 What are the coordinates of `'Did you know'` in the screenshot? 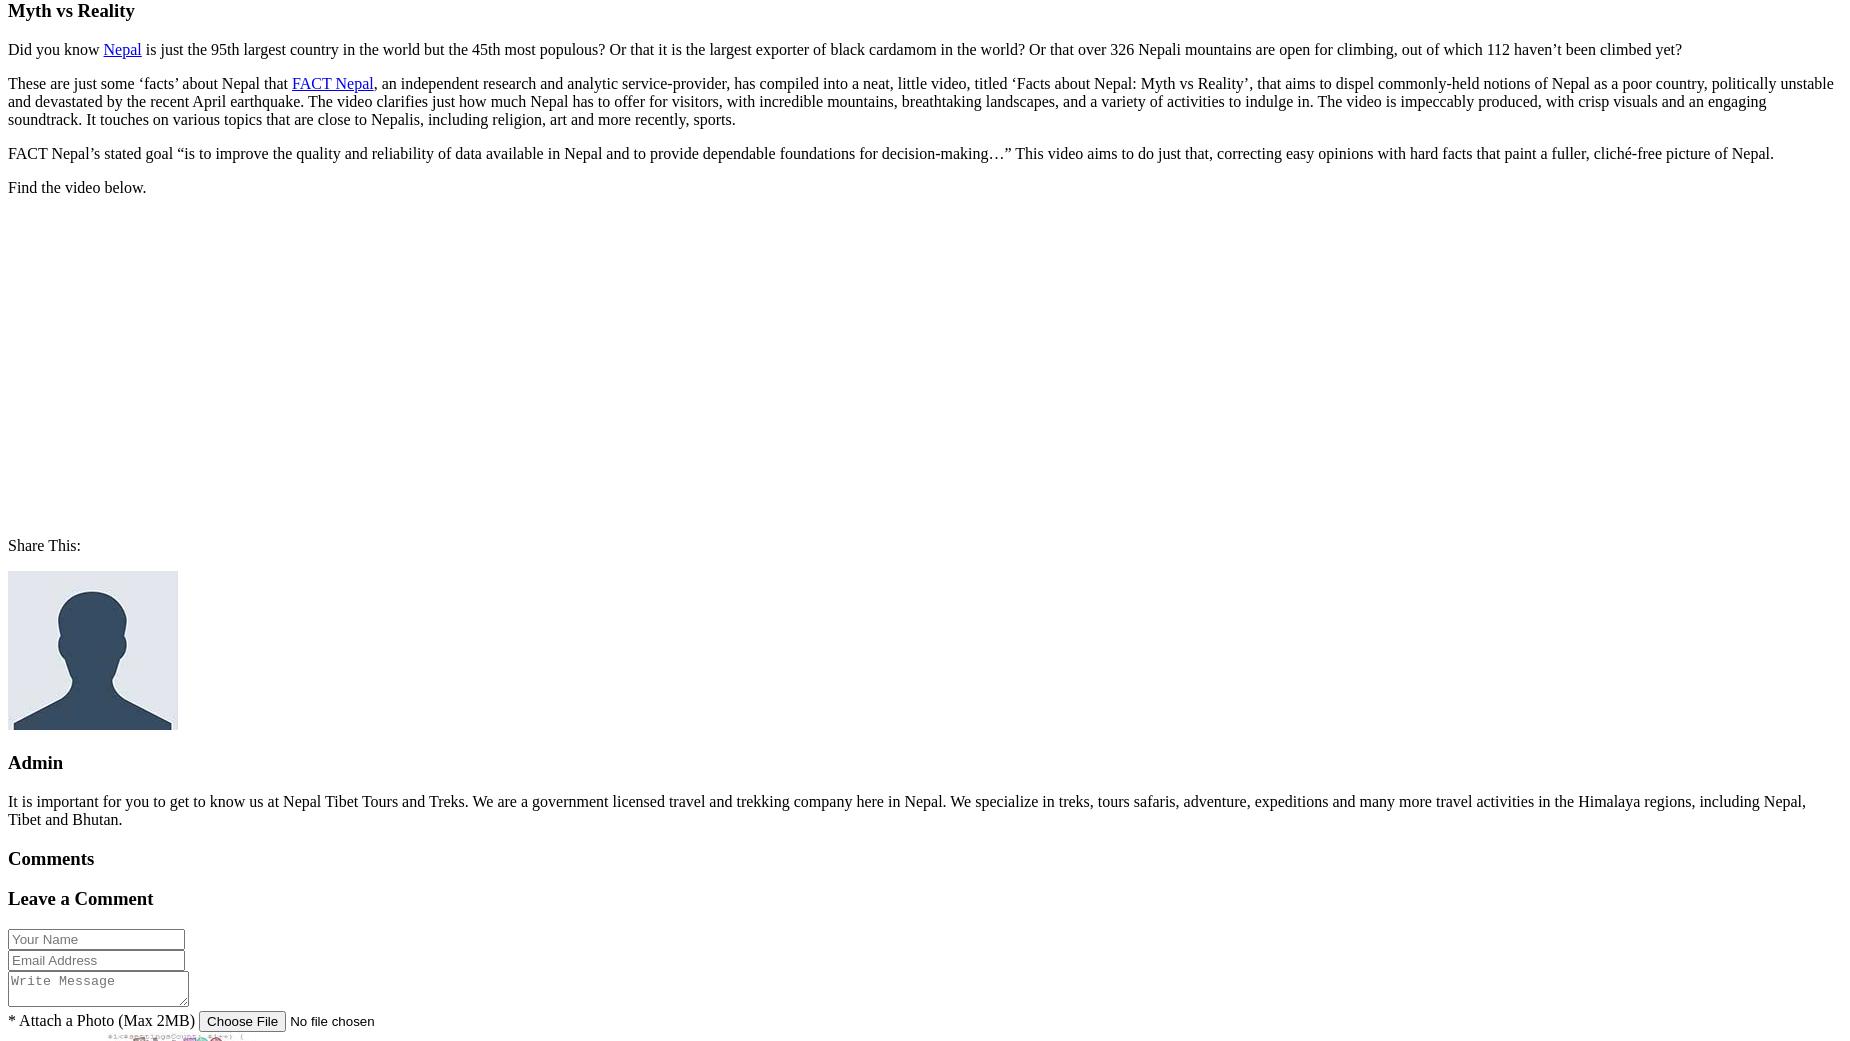 It's located at (54, 47).